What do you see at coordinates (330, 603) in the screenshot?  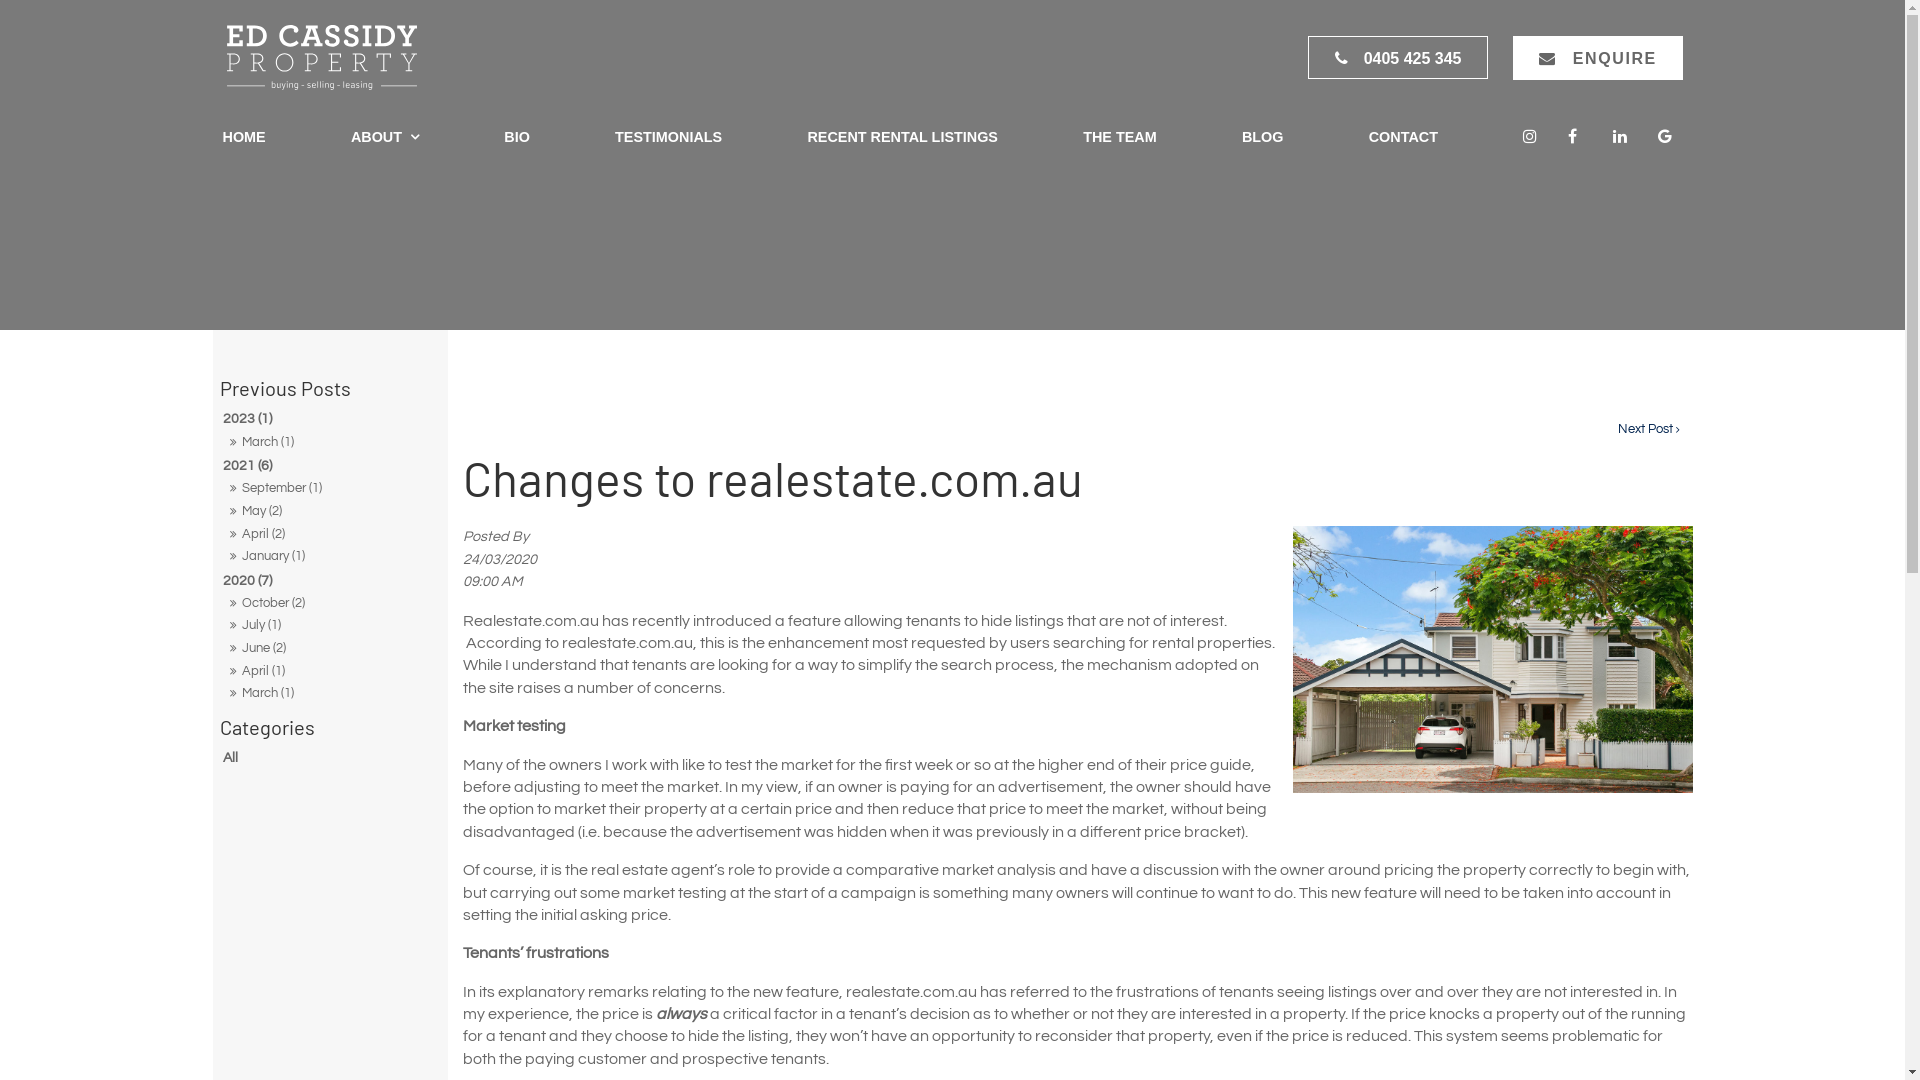 I see `'October (2)'` at bounding box center [330, 603].